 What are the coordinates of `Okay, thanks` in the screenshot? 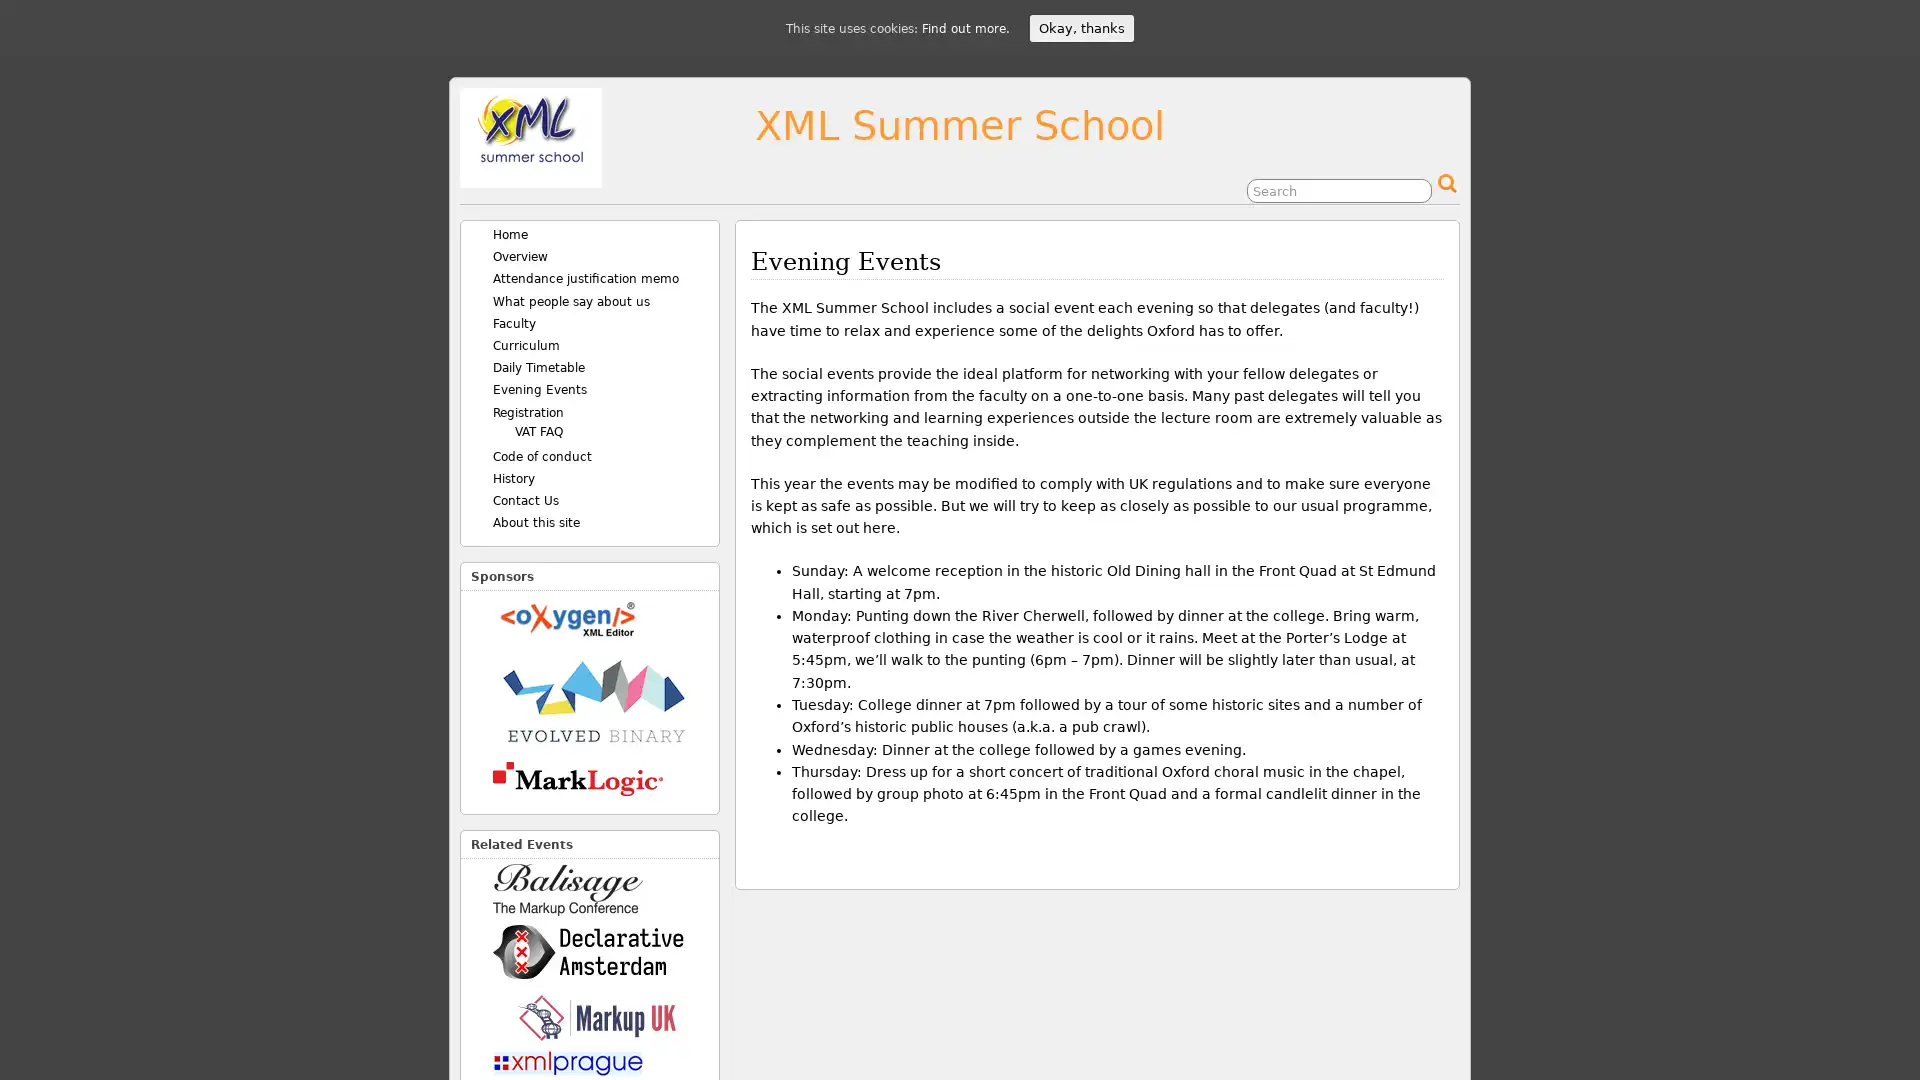 It's located at (1080, 28).